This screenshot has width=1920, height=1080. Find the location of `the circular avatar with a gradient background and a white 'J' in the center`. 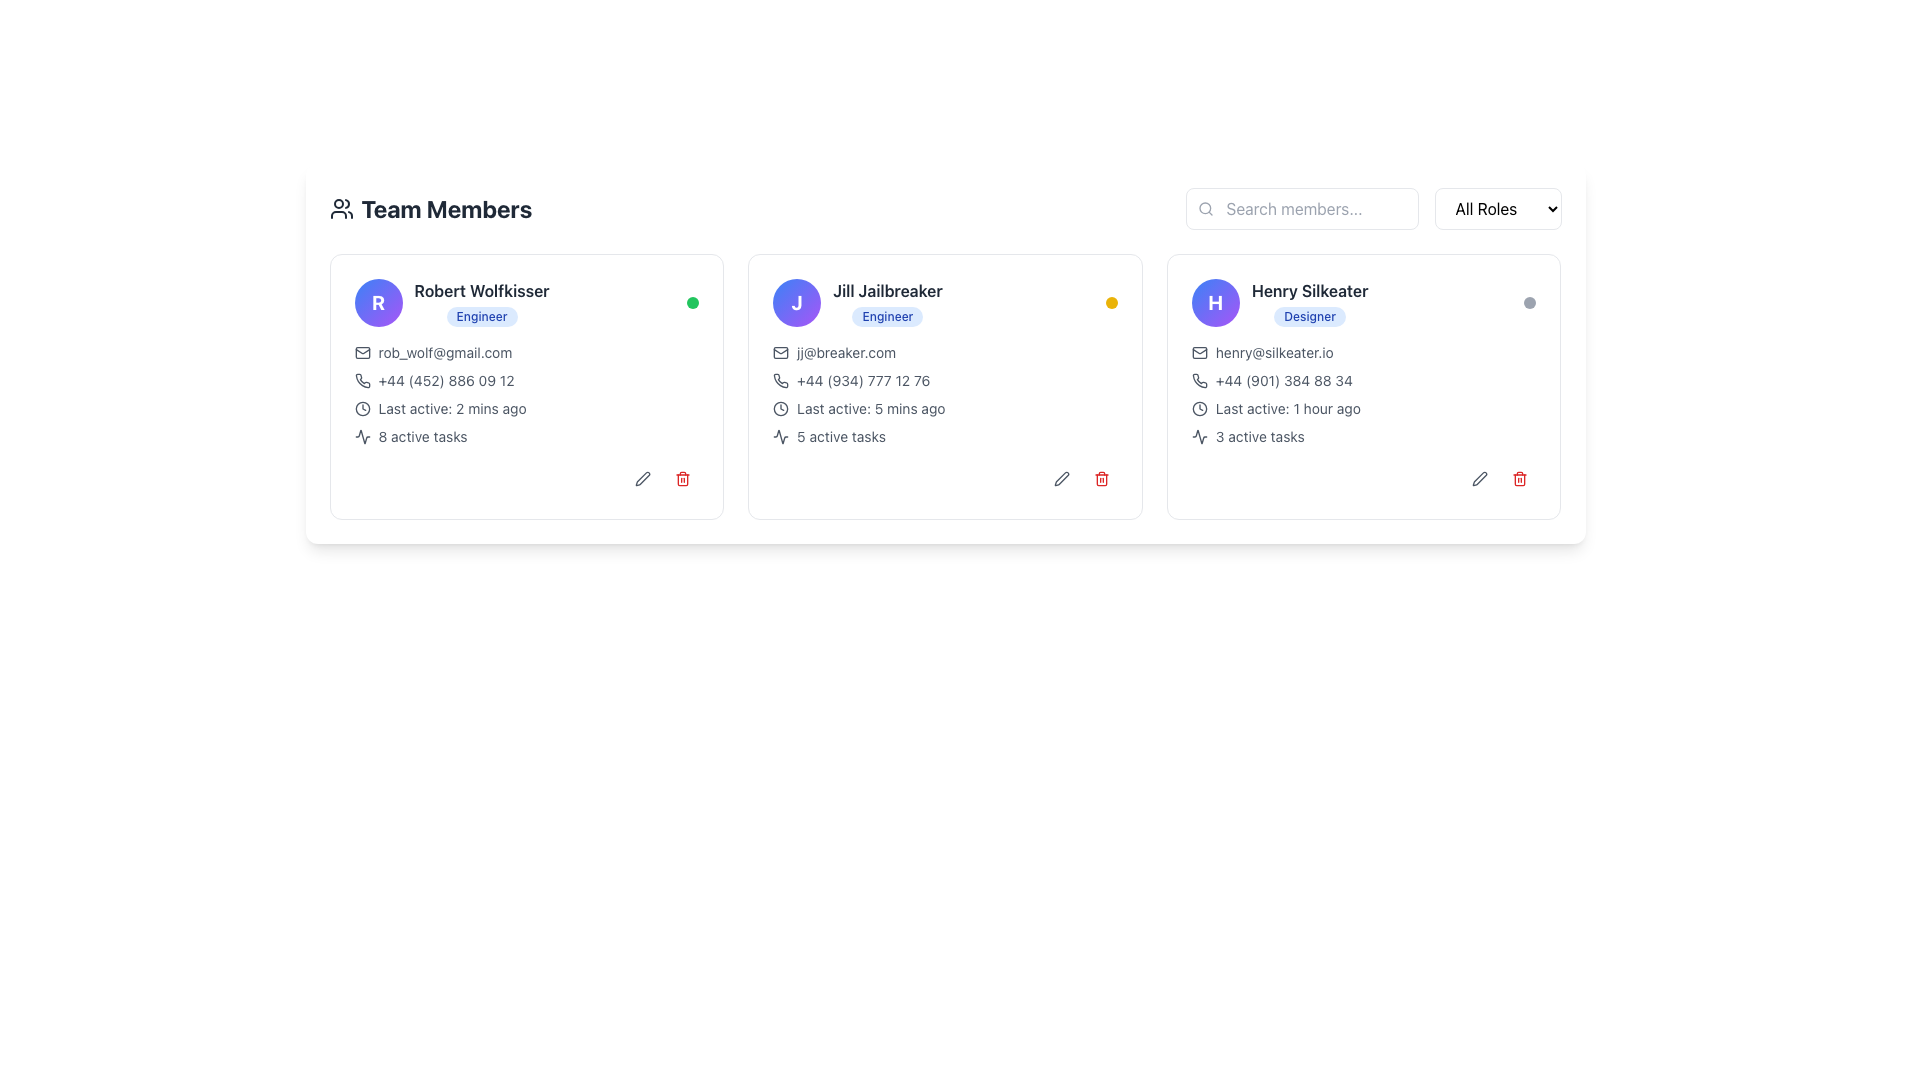

the circular avatar with a gradient background and a white 'J' in the center is located at coordinates (796, 303).